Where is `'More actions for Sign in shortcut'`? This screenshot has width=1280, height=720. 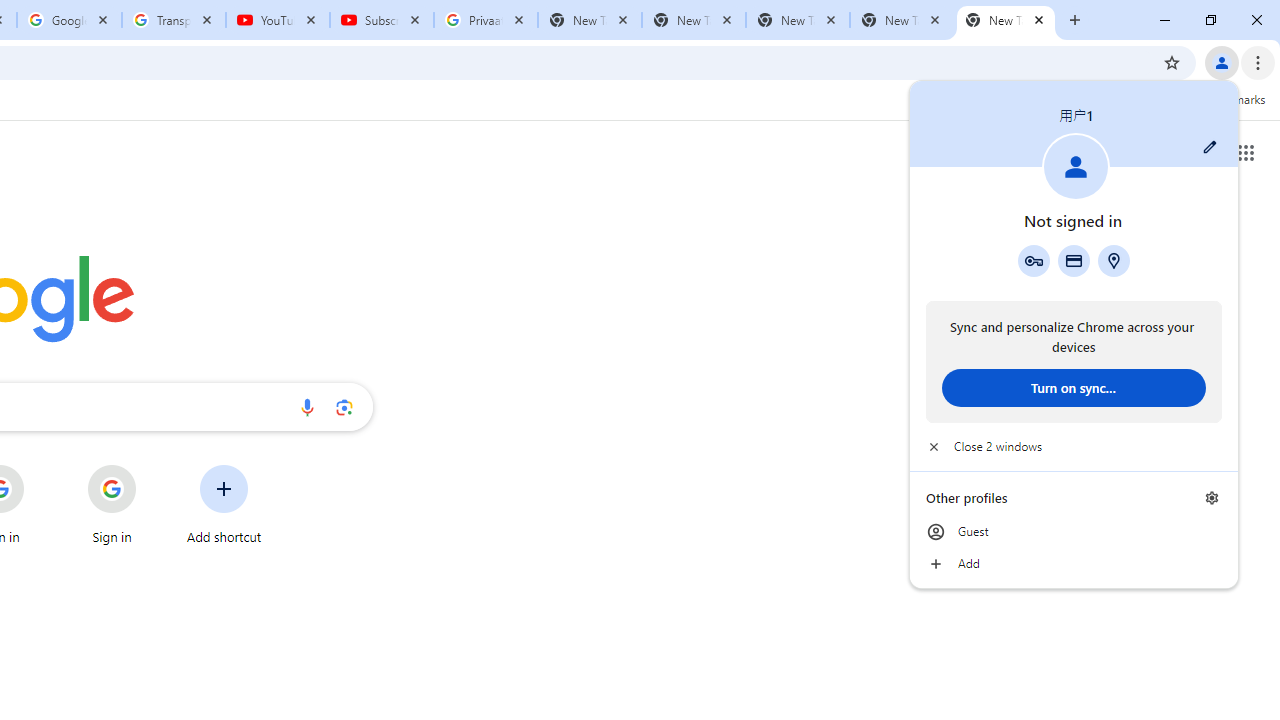
'More actions for Sign in shortcut' is located at coordinates (151, 466).